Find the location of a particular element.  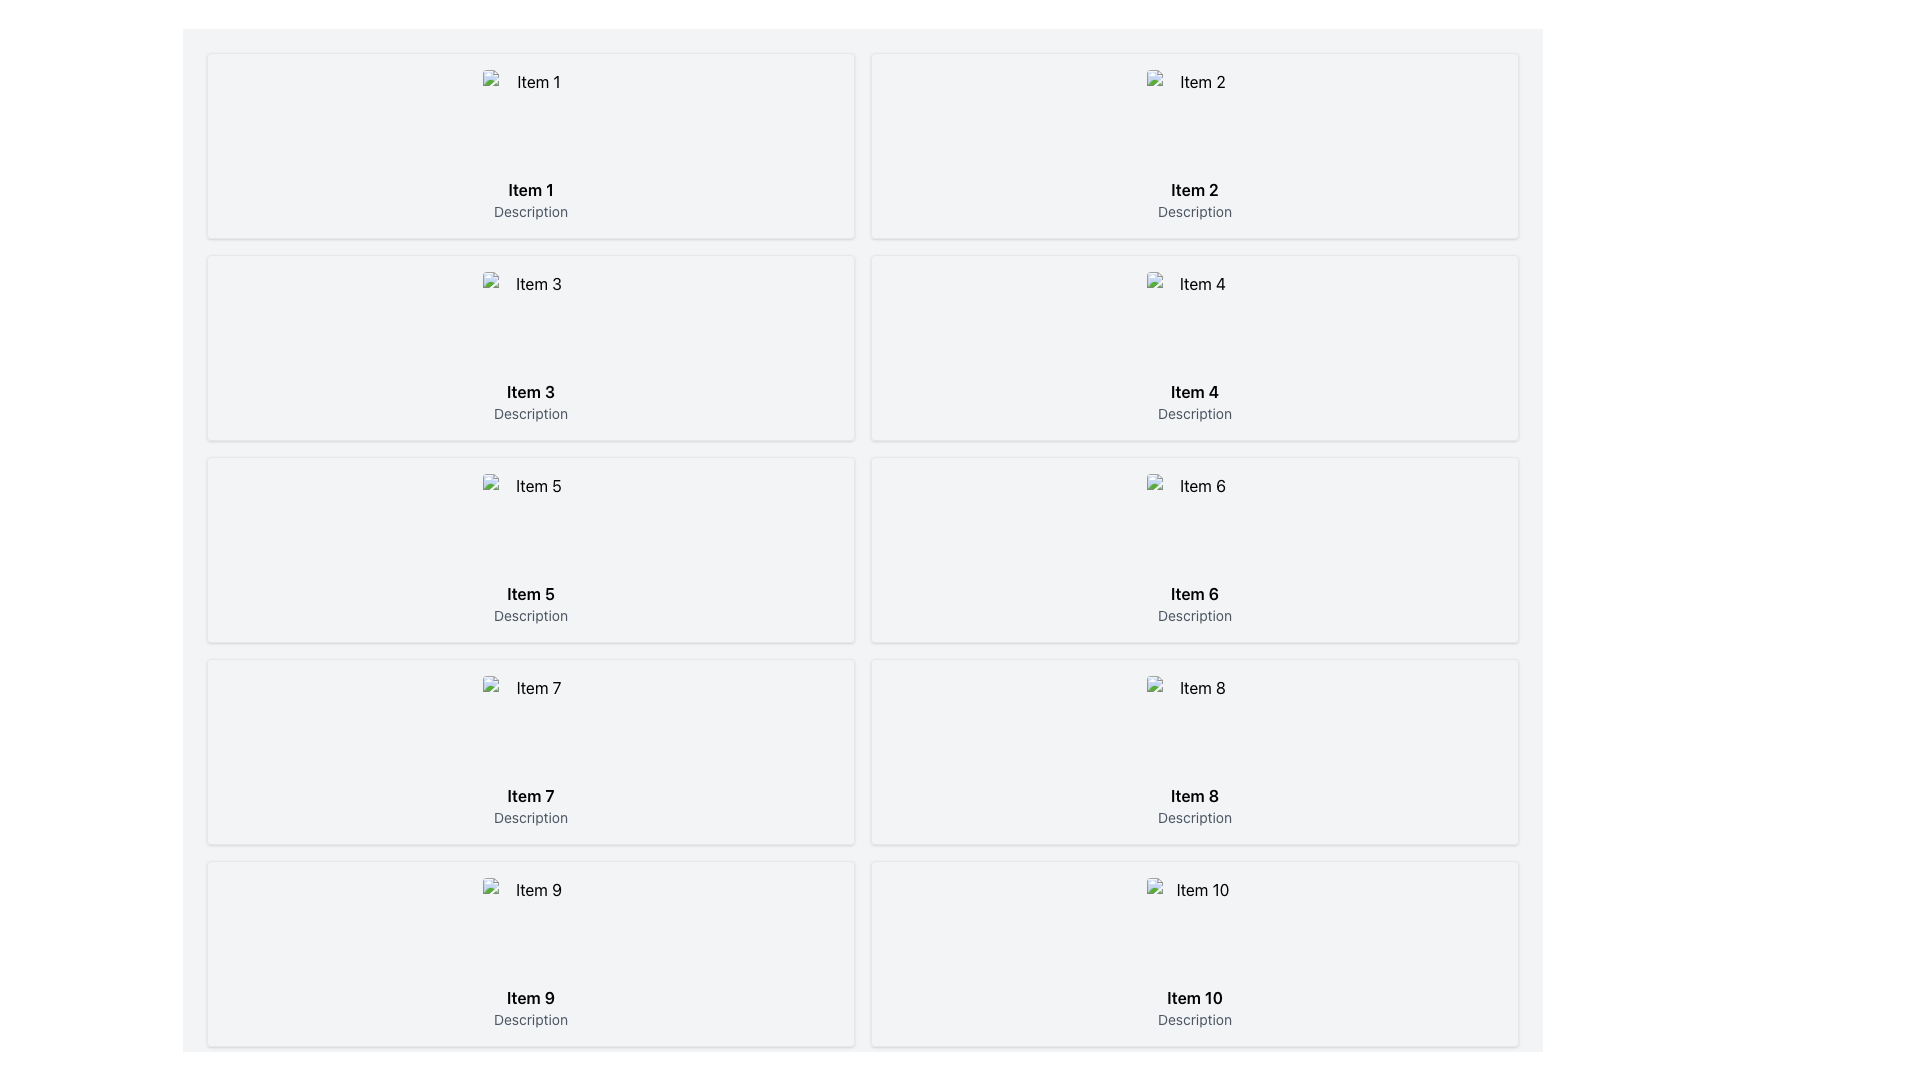

the image placeholder representing 'Item 2', which is centrally positioned in the second item box of a two-column grid layout is located at coordinates (1195, 118).